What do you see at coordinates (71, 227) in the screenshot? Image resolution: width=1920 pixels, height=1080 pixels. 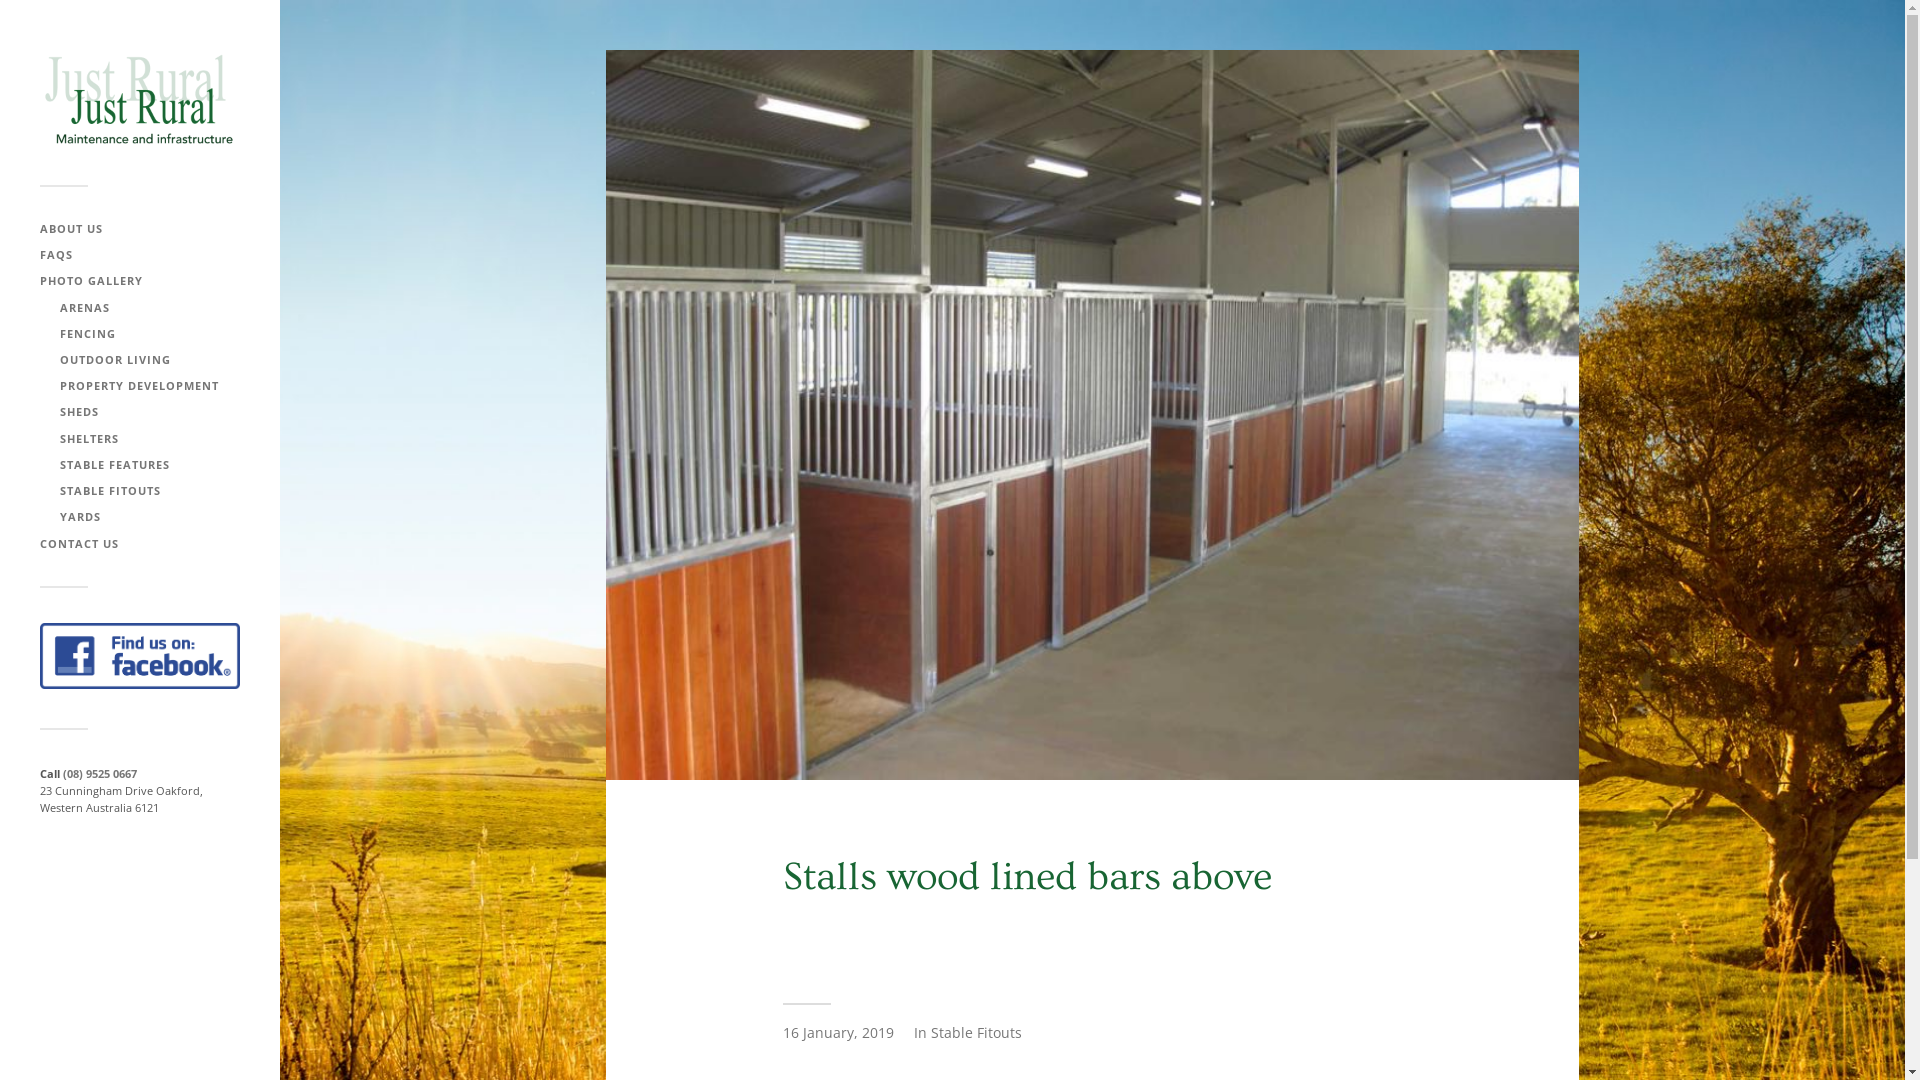 I see `'ABOUT US'` at bounding box center [71, 227].